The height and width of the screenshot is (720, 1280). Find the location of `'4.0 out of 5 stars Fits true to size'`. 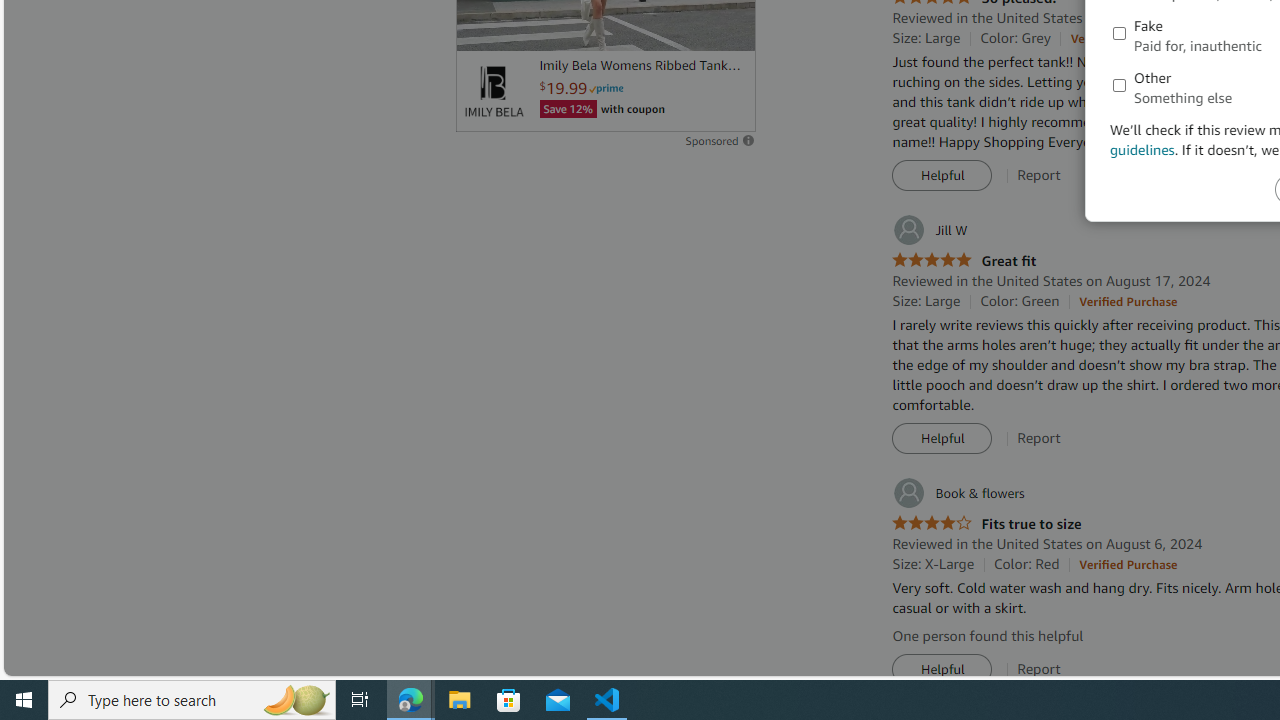

'4.0 out of 5 stars Fits true to size' is located at coordinates (986, 523).